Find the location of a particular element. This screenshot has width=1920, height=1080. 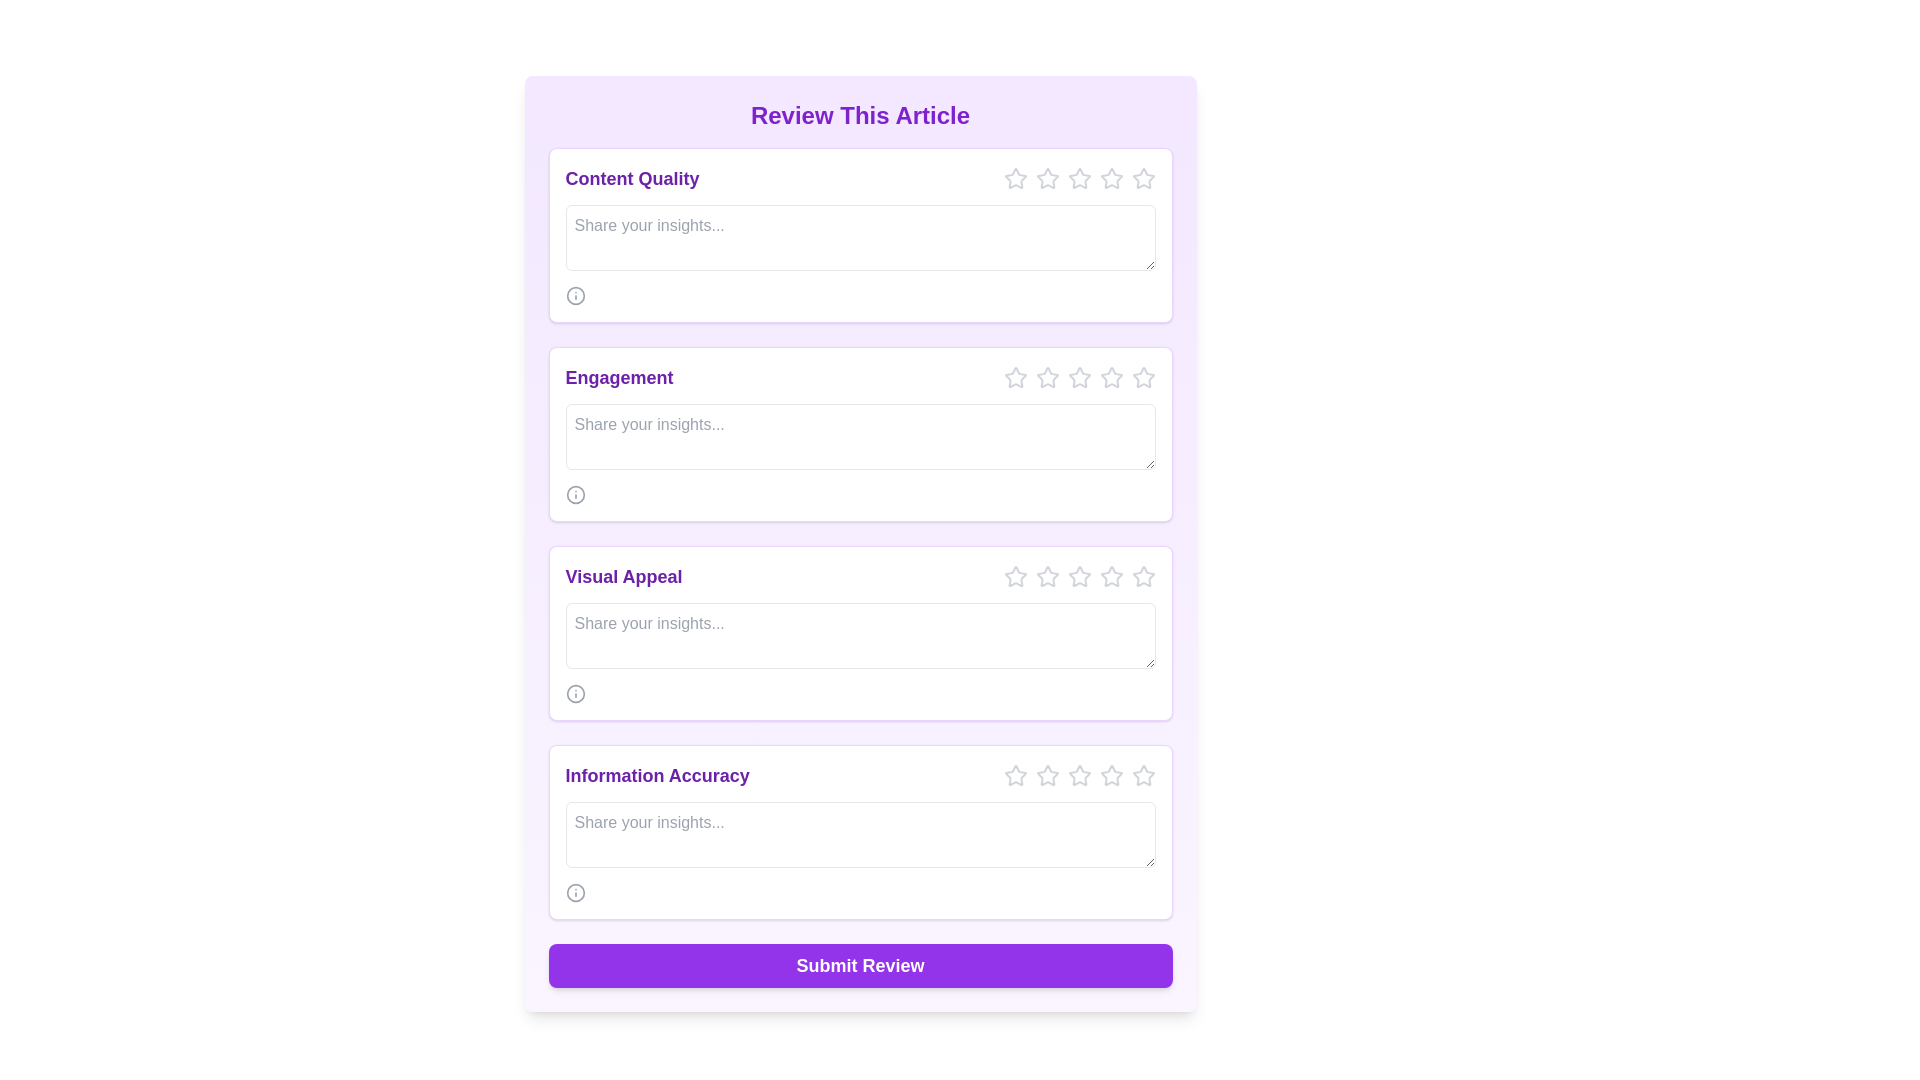

the fifth gray star icon in the 'Content Quality' section of the user review form is located at coordinates (1110, 177).